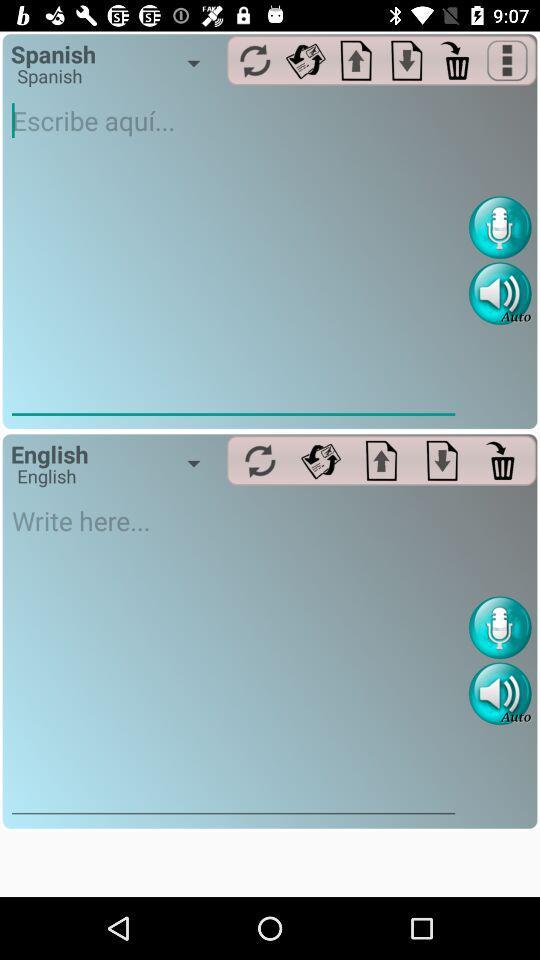  I want to click on the microphone icon, so click(499, 626).